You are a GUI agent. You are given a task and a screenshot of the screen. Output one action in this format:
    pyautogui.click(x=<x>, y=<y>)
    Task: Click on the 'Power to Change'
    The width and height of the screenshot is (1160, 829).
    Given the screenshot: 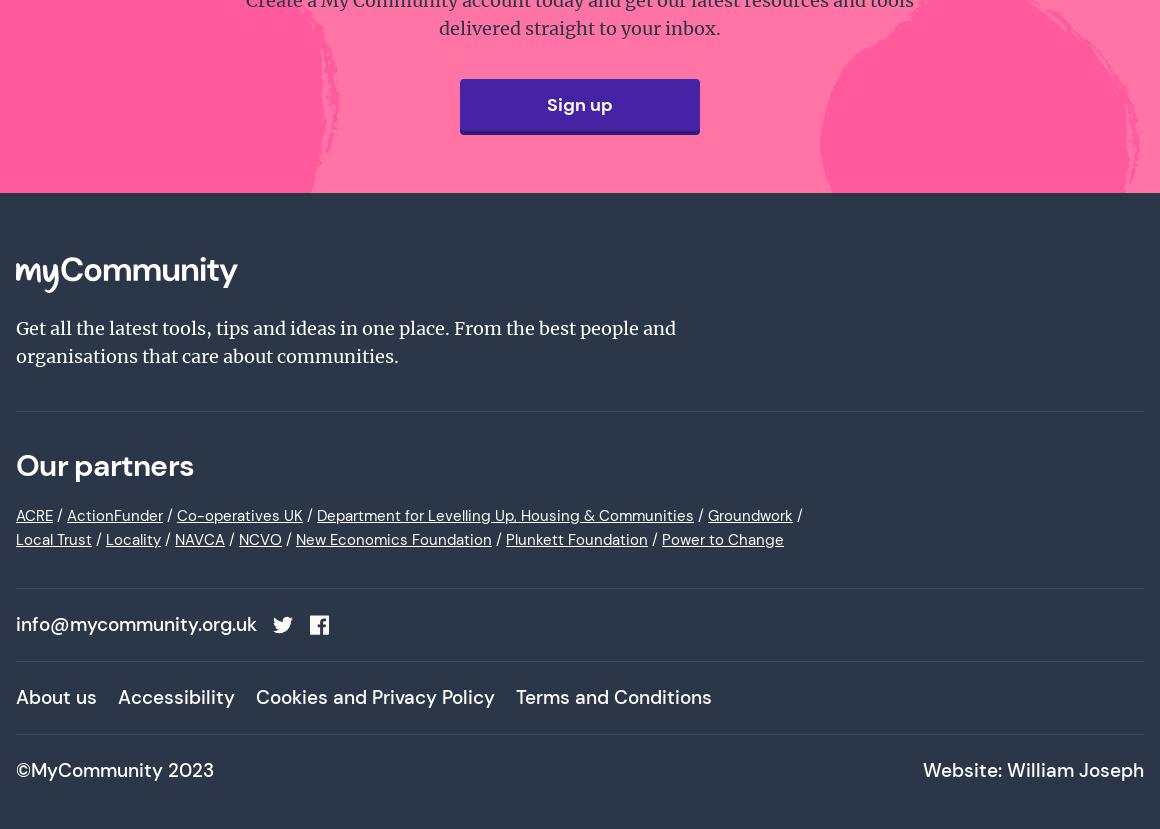 What is the action you would take?
    pyautogui.click(x=722, y=540)
    